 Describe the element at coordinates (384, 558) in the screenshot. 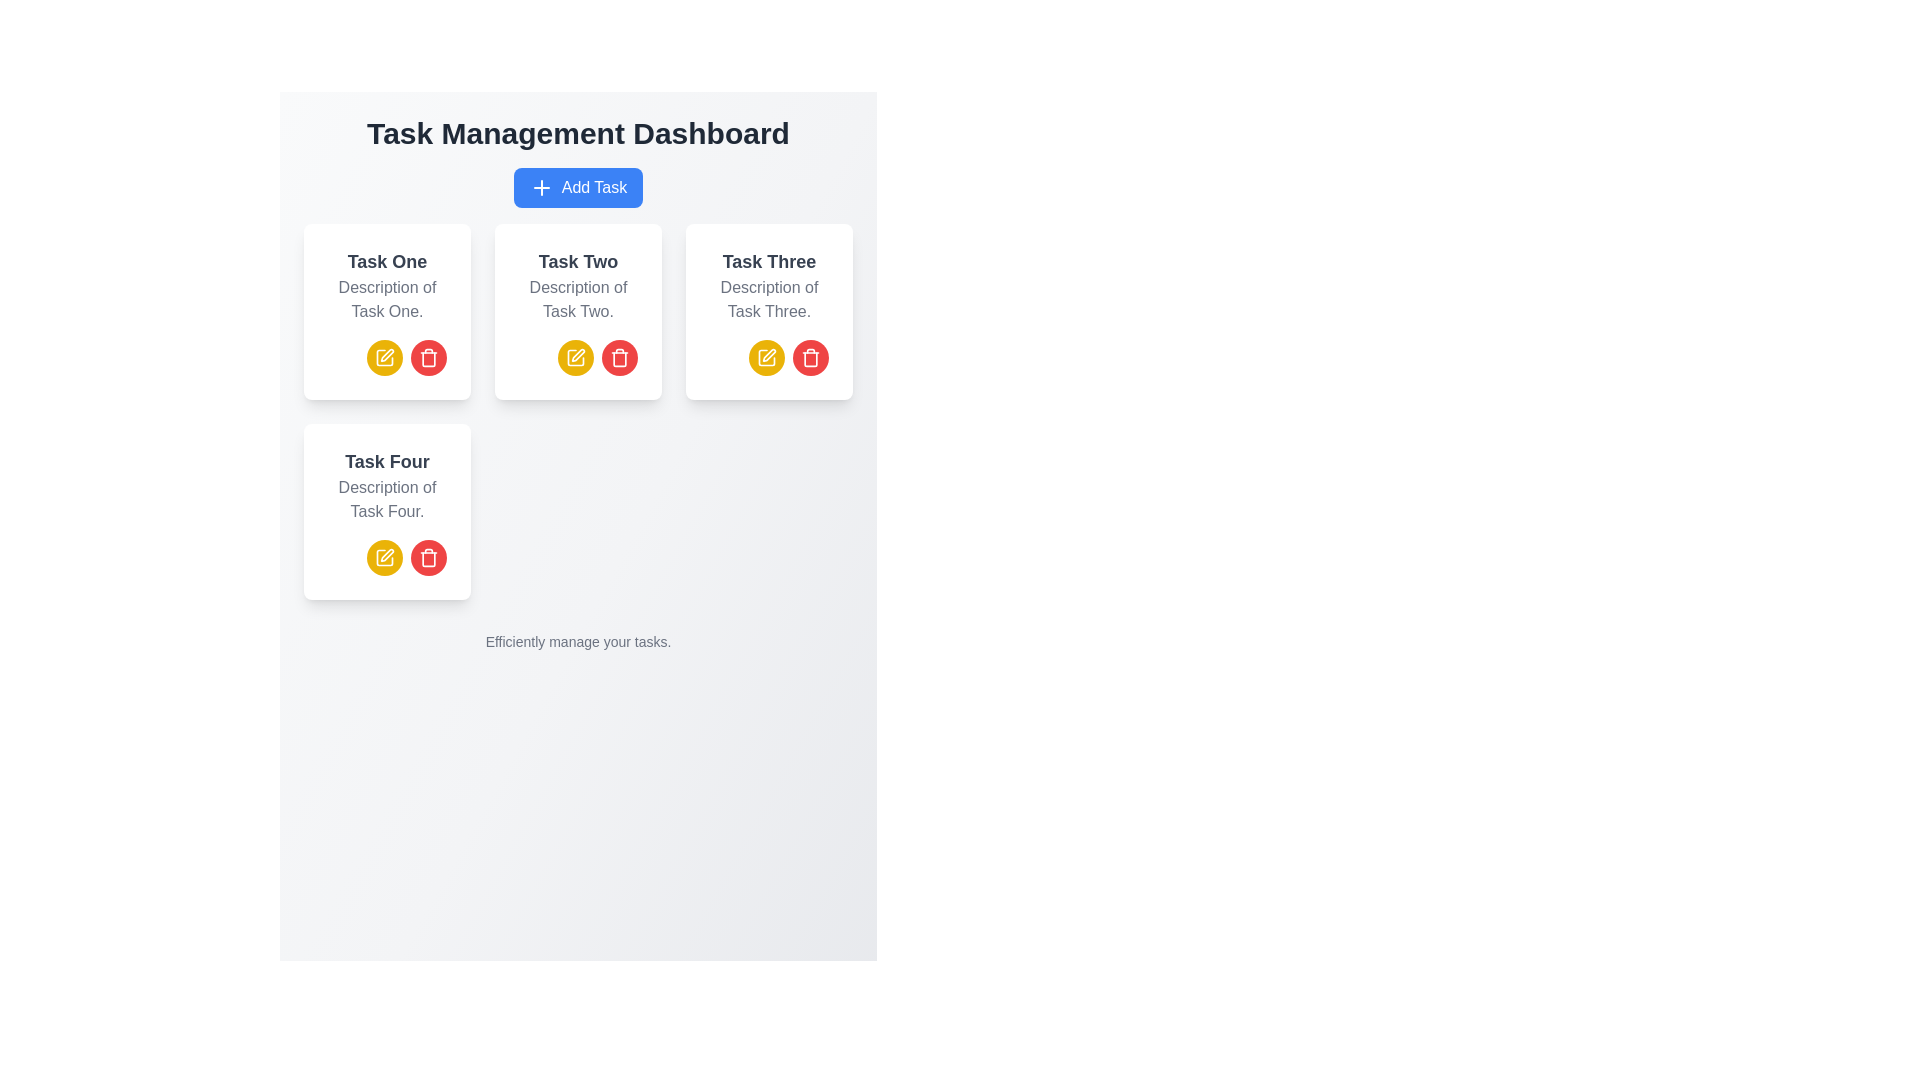

I see `the icon button located in the 'Task Four' component at the bottom-left corner` at that location.